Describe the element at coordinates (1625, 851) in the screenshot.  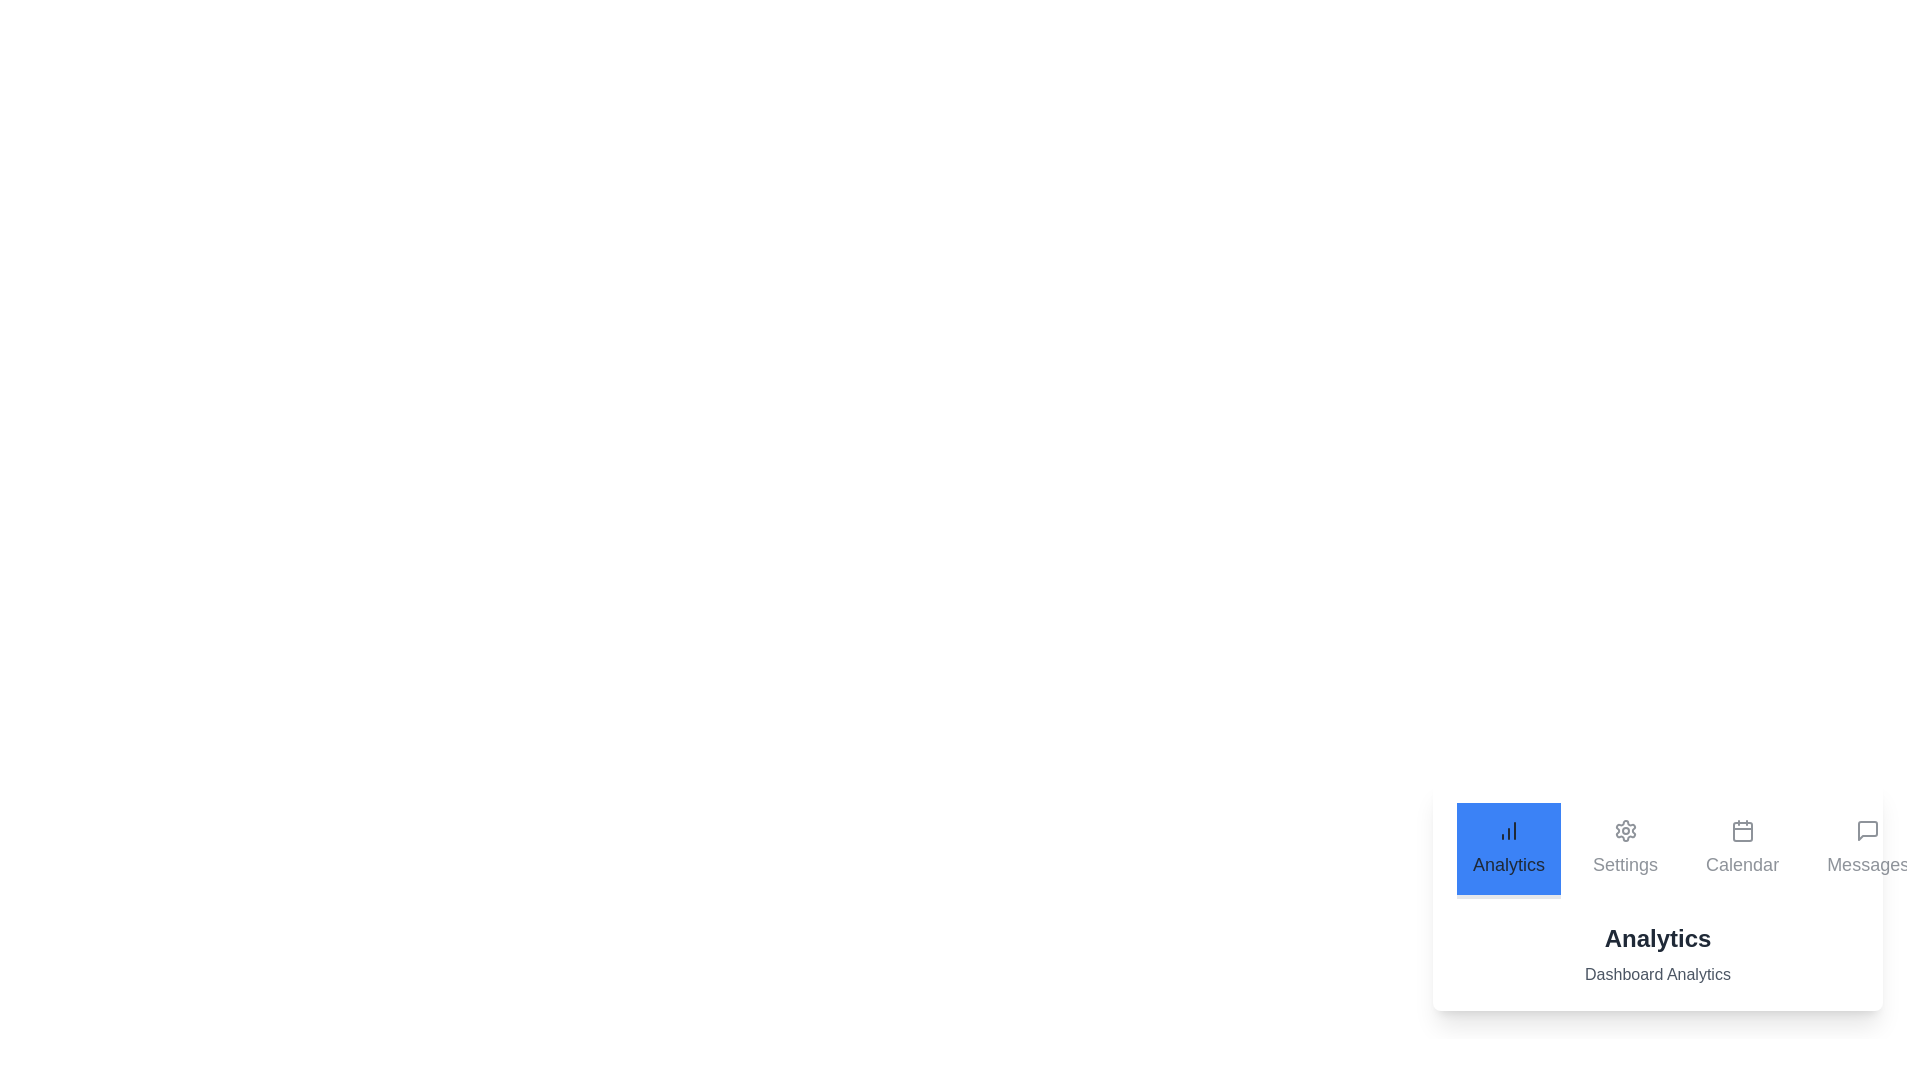
I see `the Settings tab` at that location.